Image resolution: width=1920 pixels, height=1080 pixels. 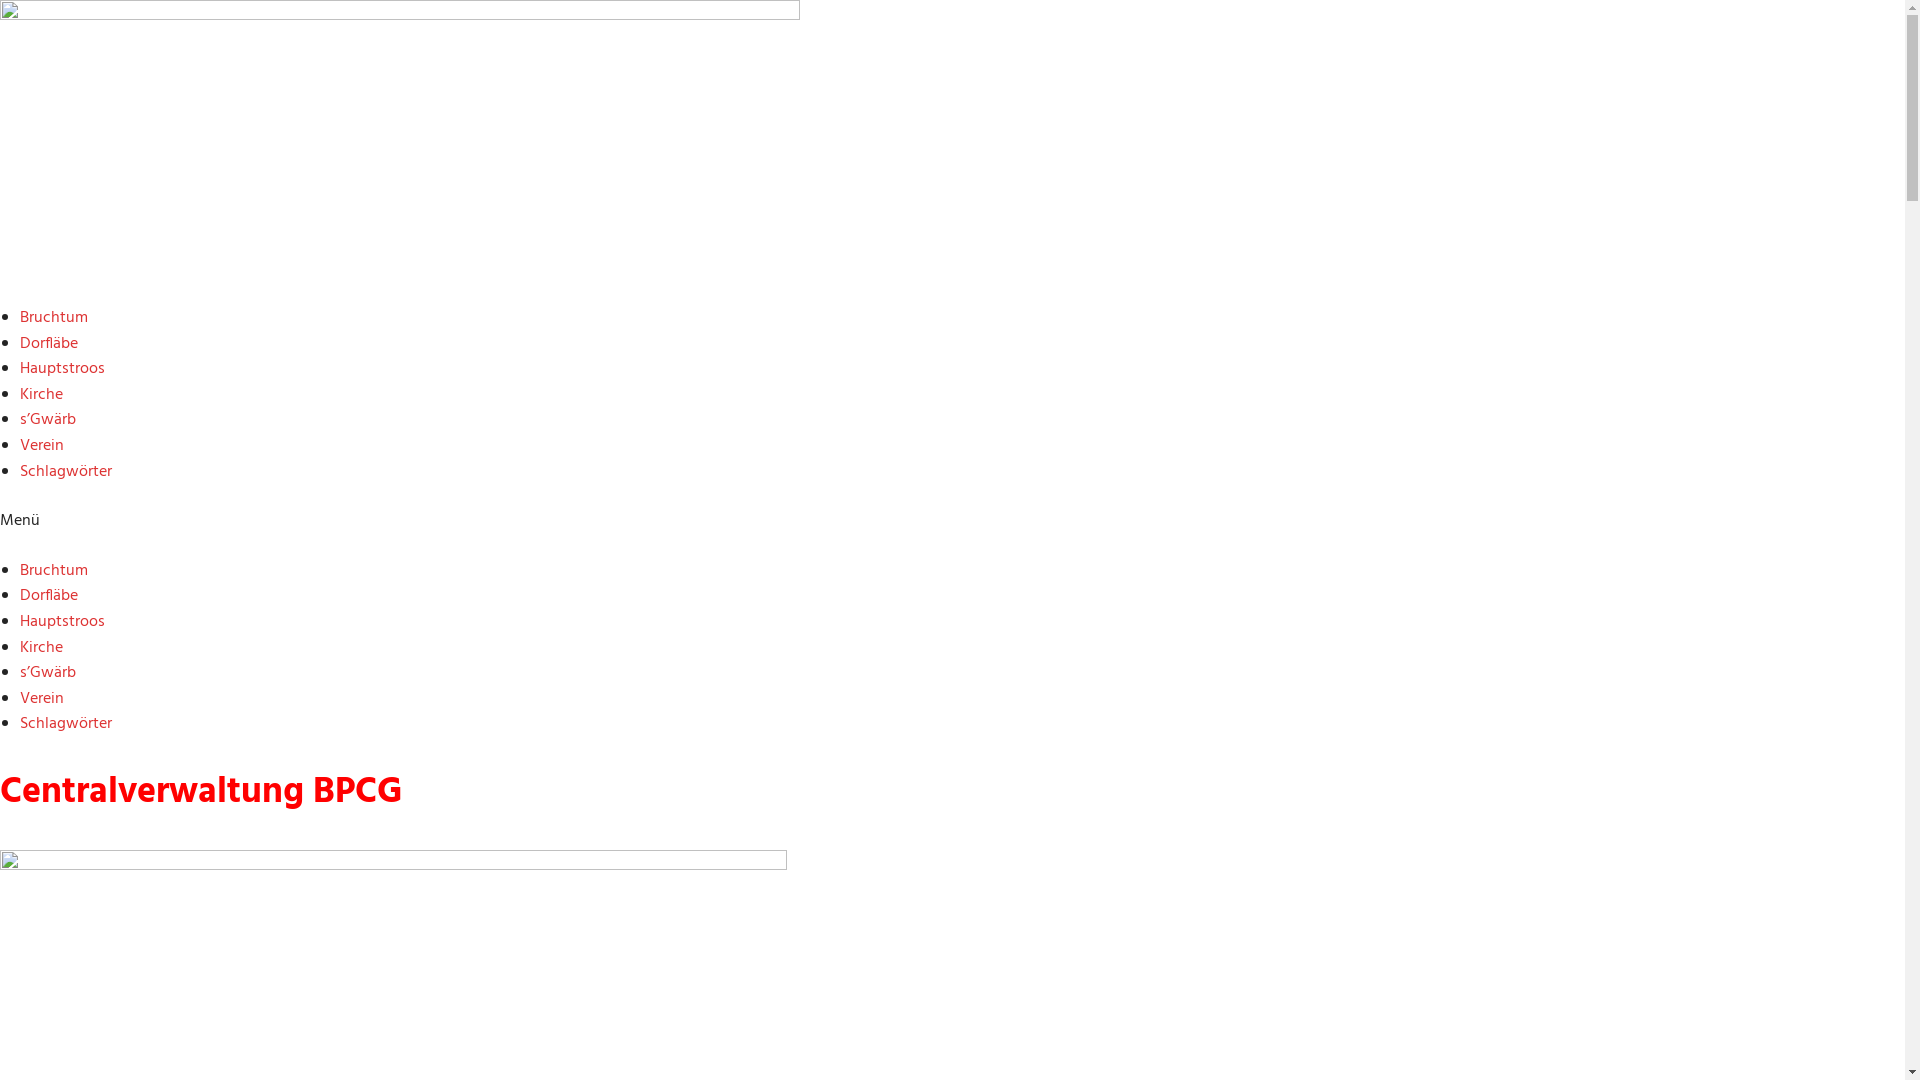 I want to click on 'Hauptstroos', so click(x=19, y=369).